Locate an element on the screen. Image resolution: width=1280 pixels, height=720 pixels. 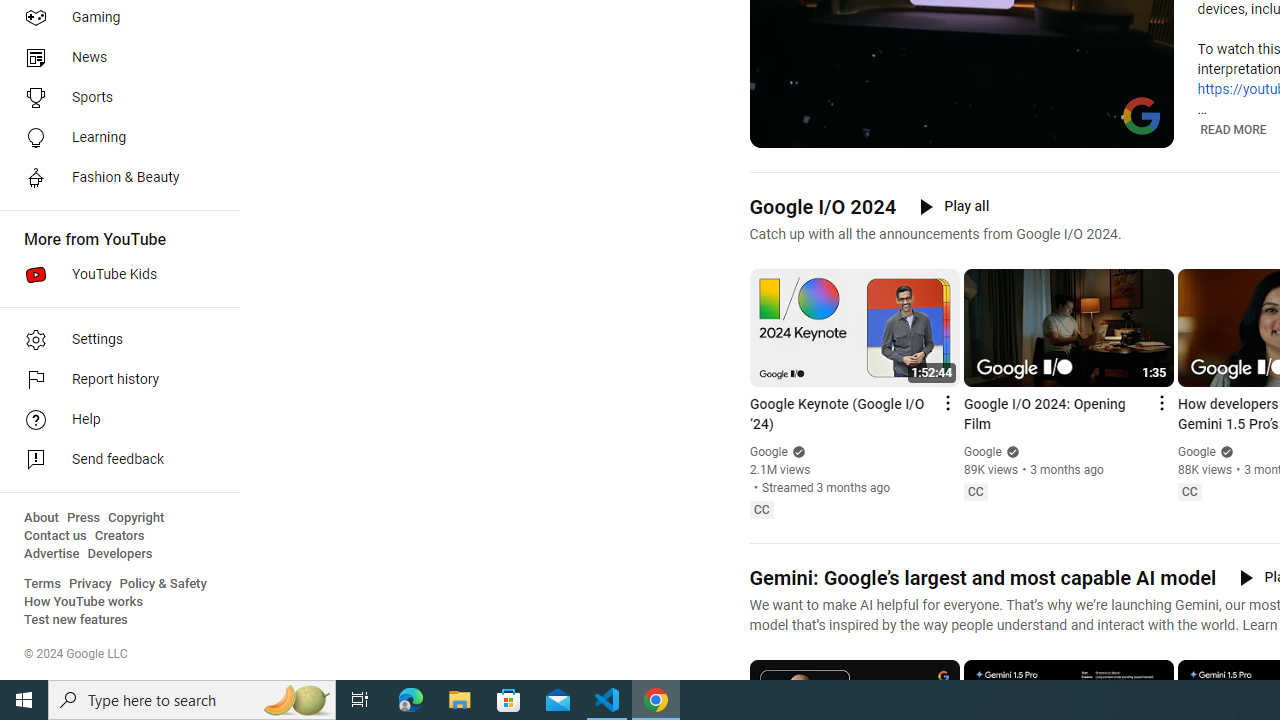
'Creators' is located at coordinates (118, 535).